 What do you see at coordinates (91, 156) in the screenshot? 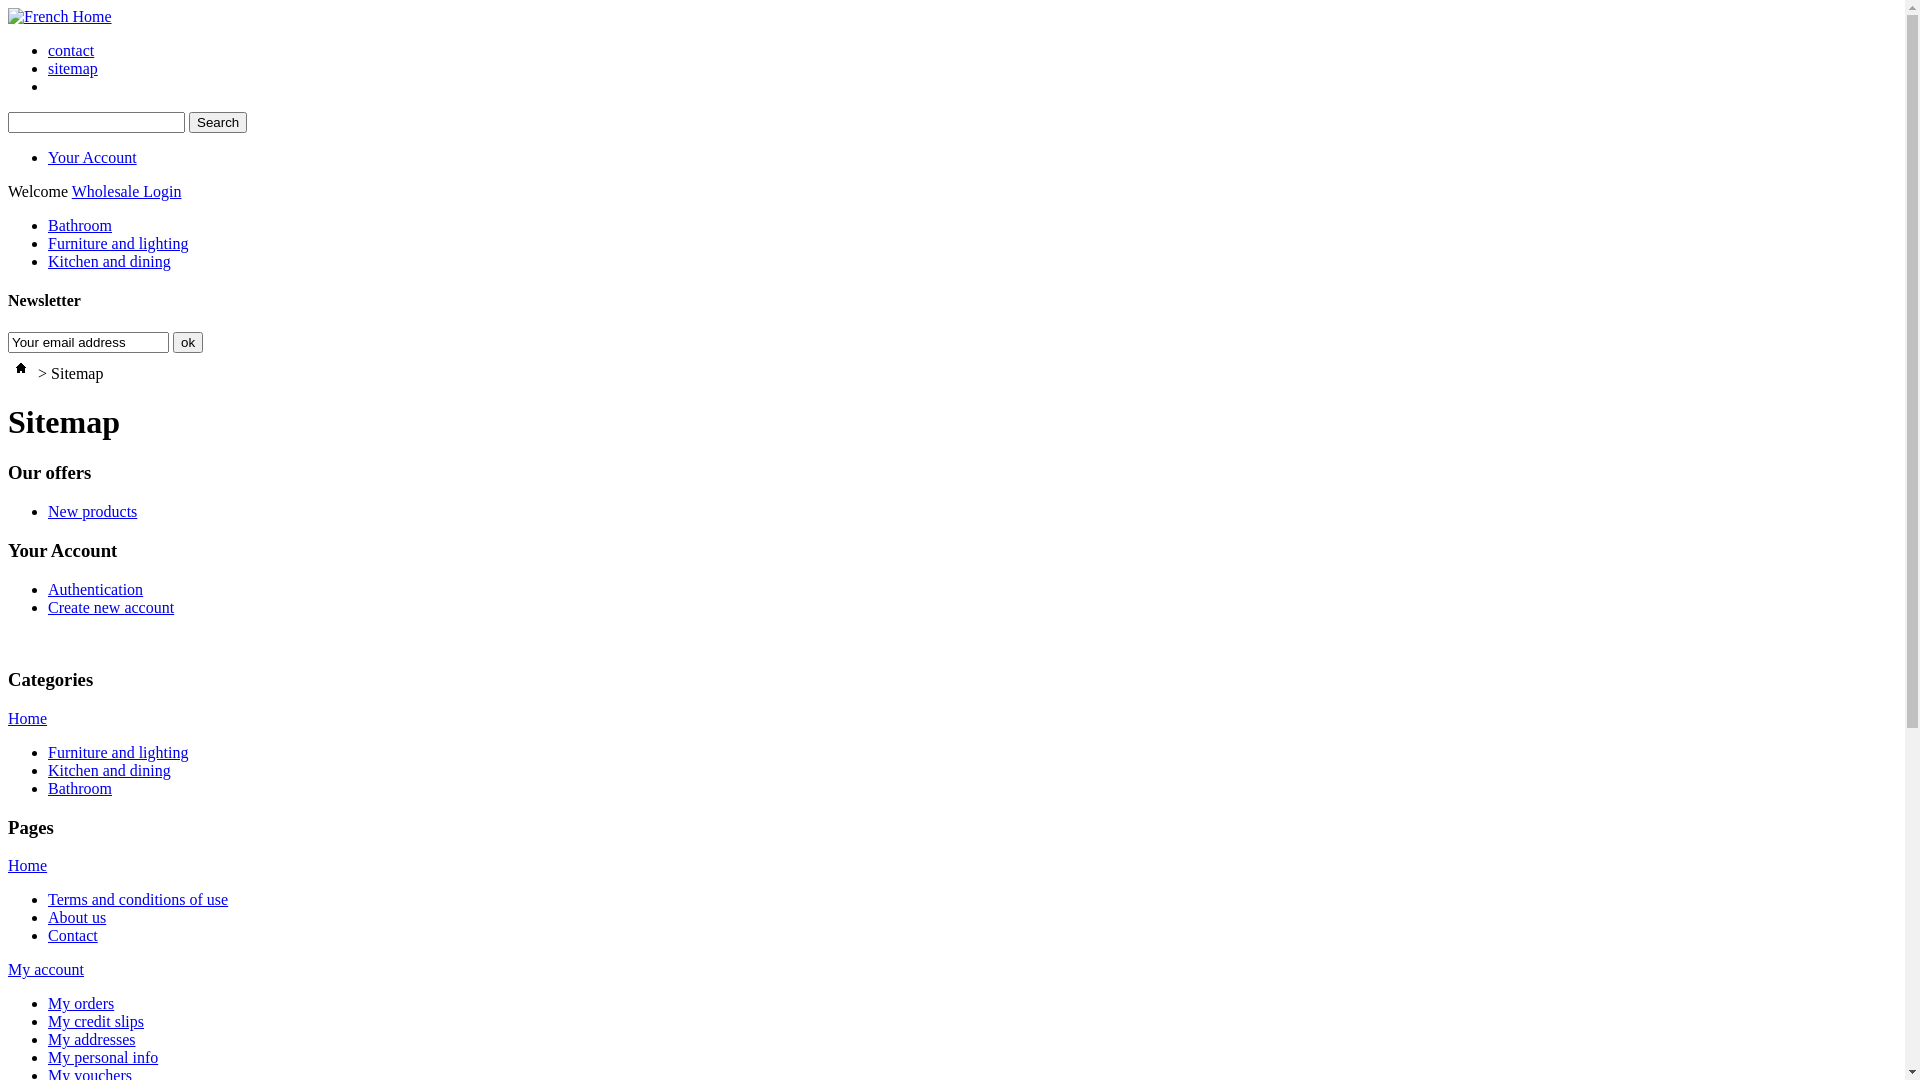
I see `'Your Account'` at bounding box center [91, 156].